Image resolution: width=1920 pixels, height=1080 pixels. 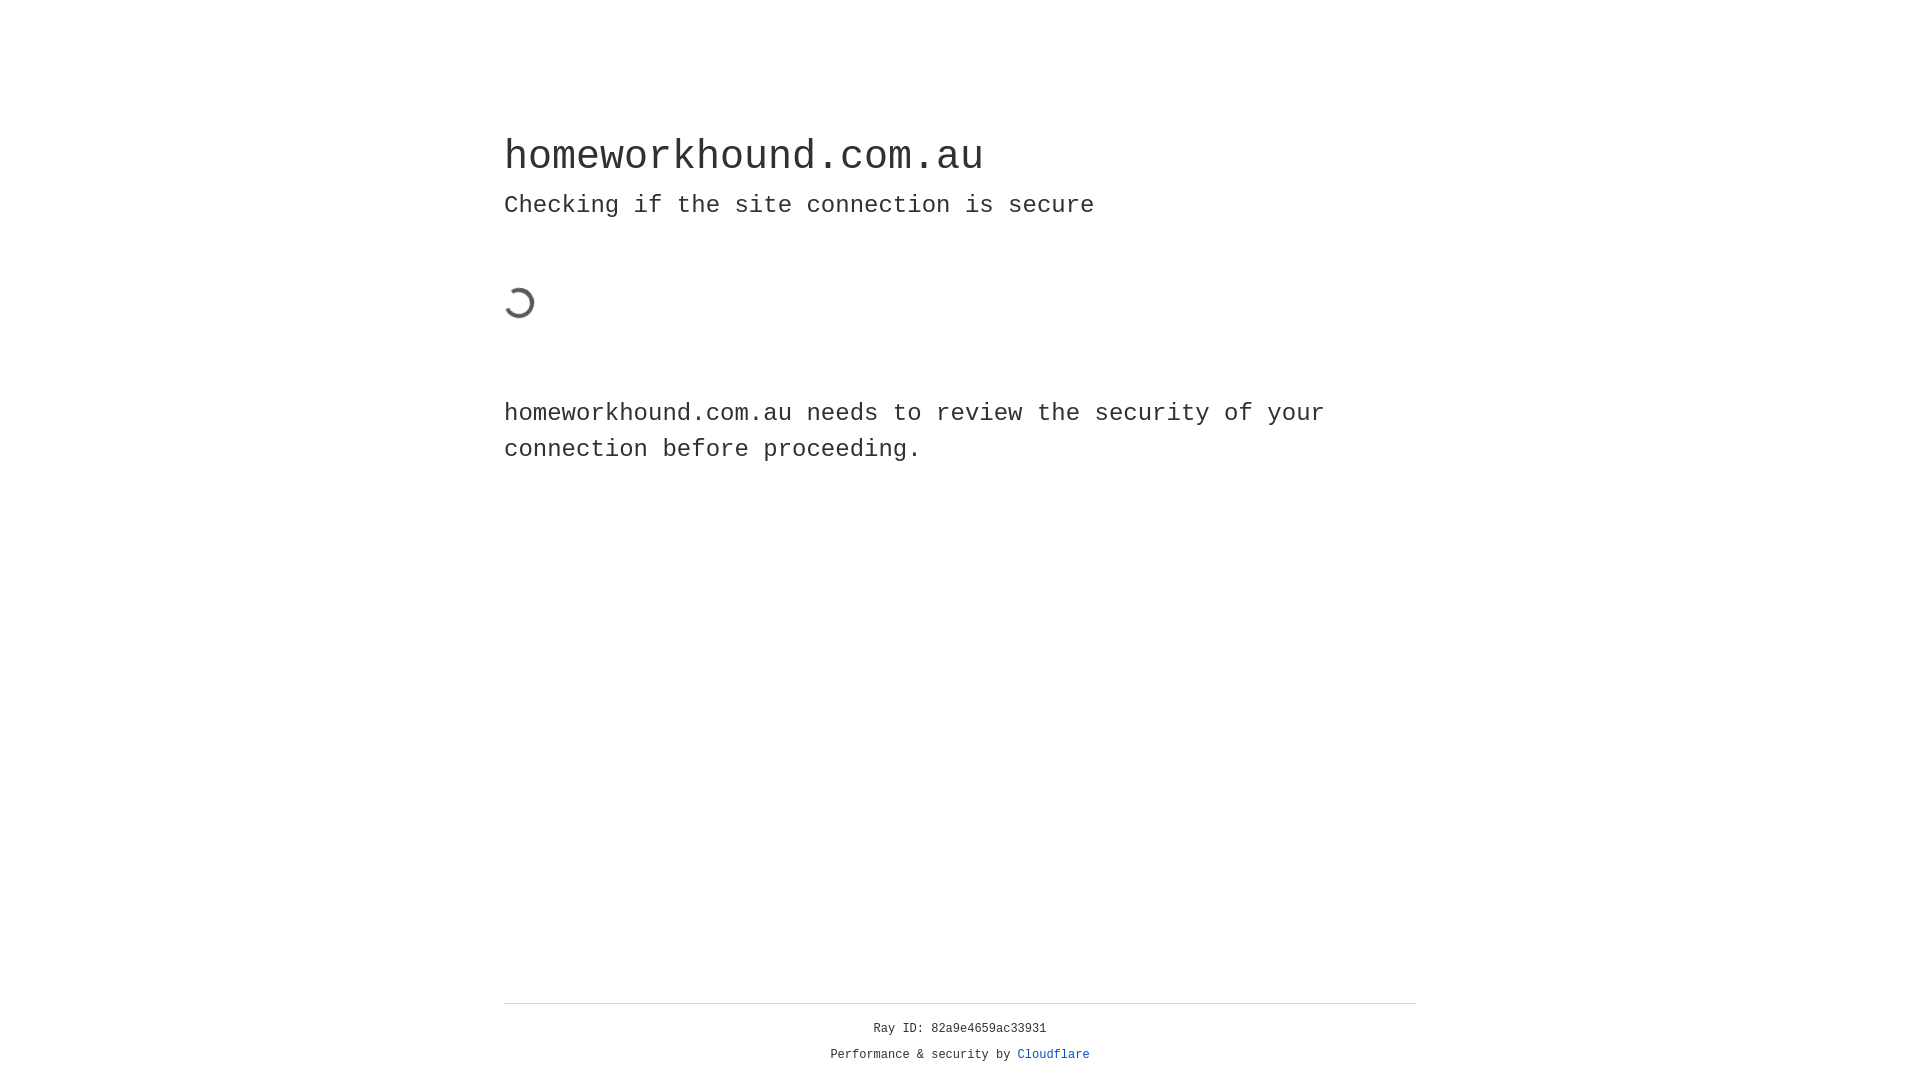 I want to click on 'Cloudflare', so click(x=1053, y=1054).